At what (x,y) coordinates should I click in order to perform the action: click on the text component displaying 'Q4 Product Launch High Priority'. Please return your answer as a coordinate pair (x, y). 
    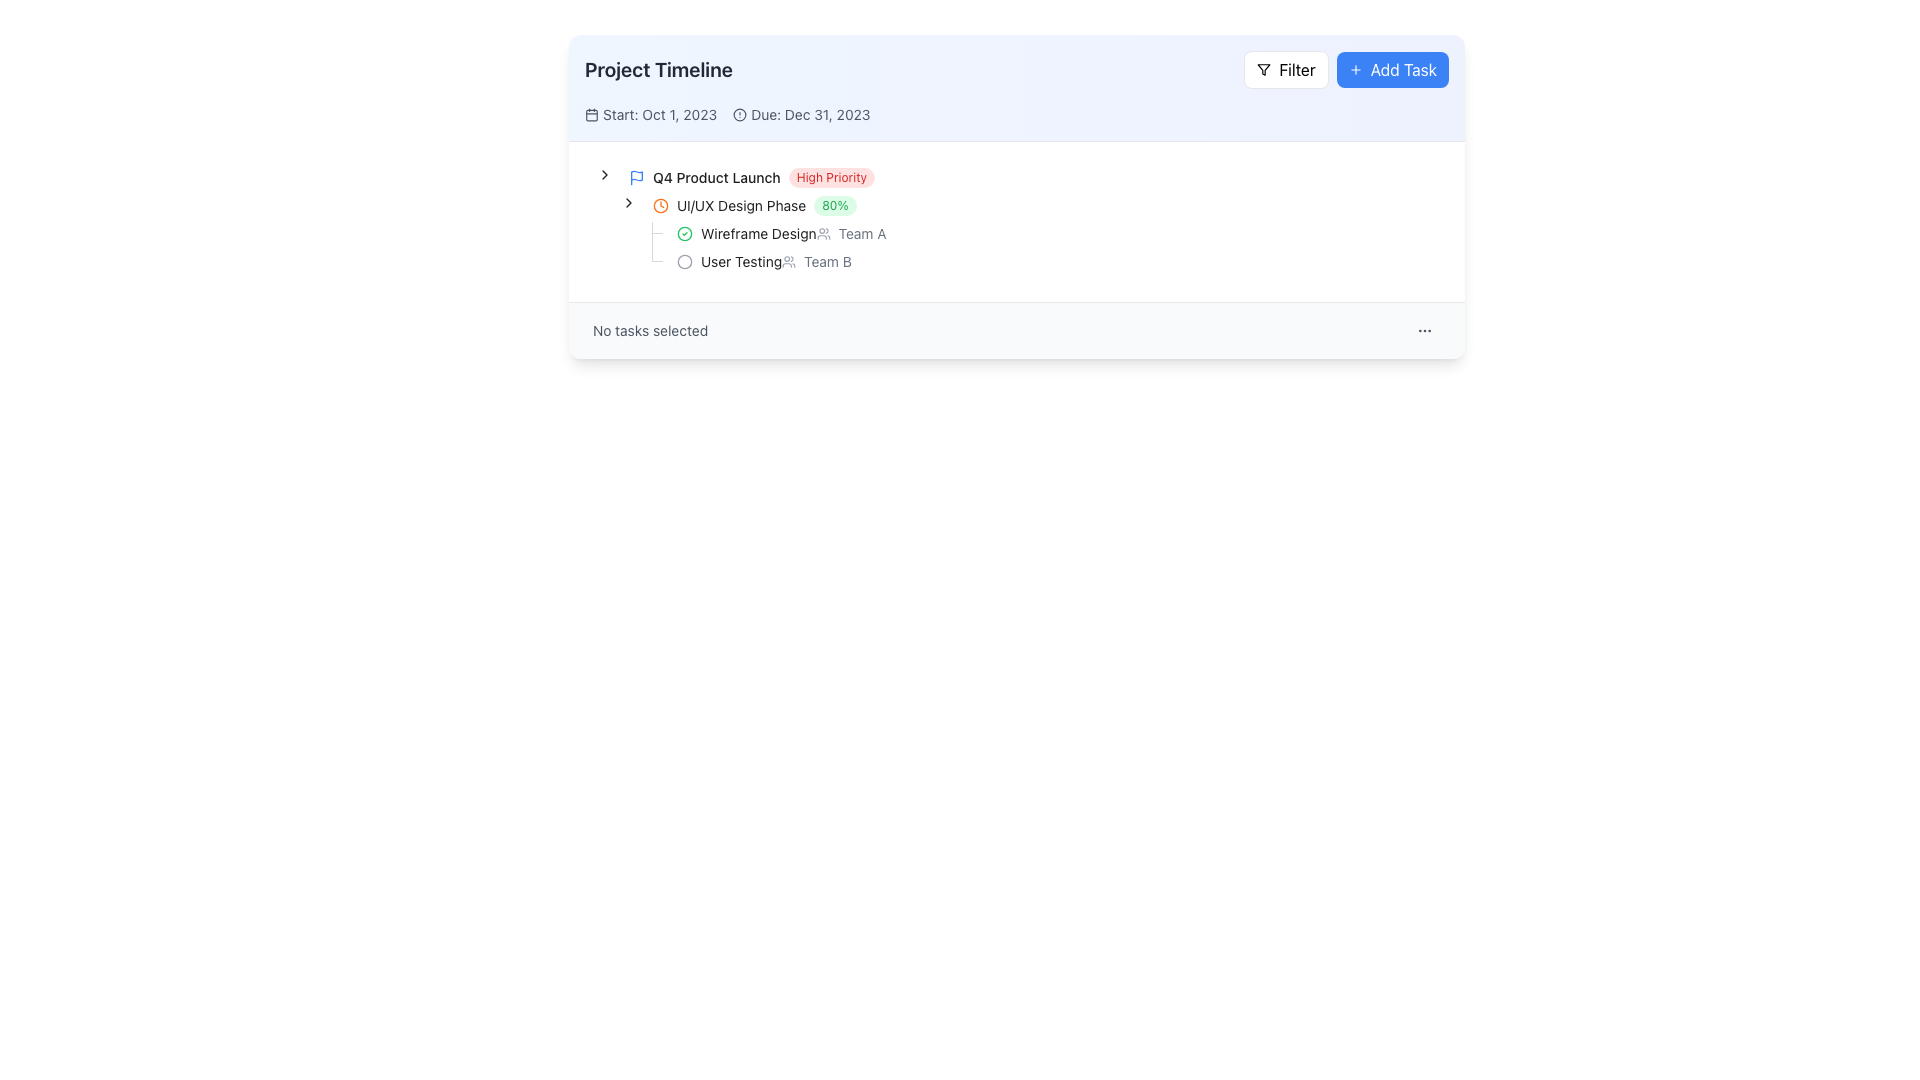
    Looking at the image, I should click on (751, 176).